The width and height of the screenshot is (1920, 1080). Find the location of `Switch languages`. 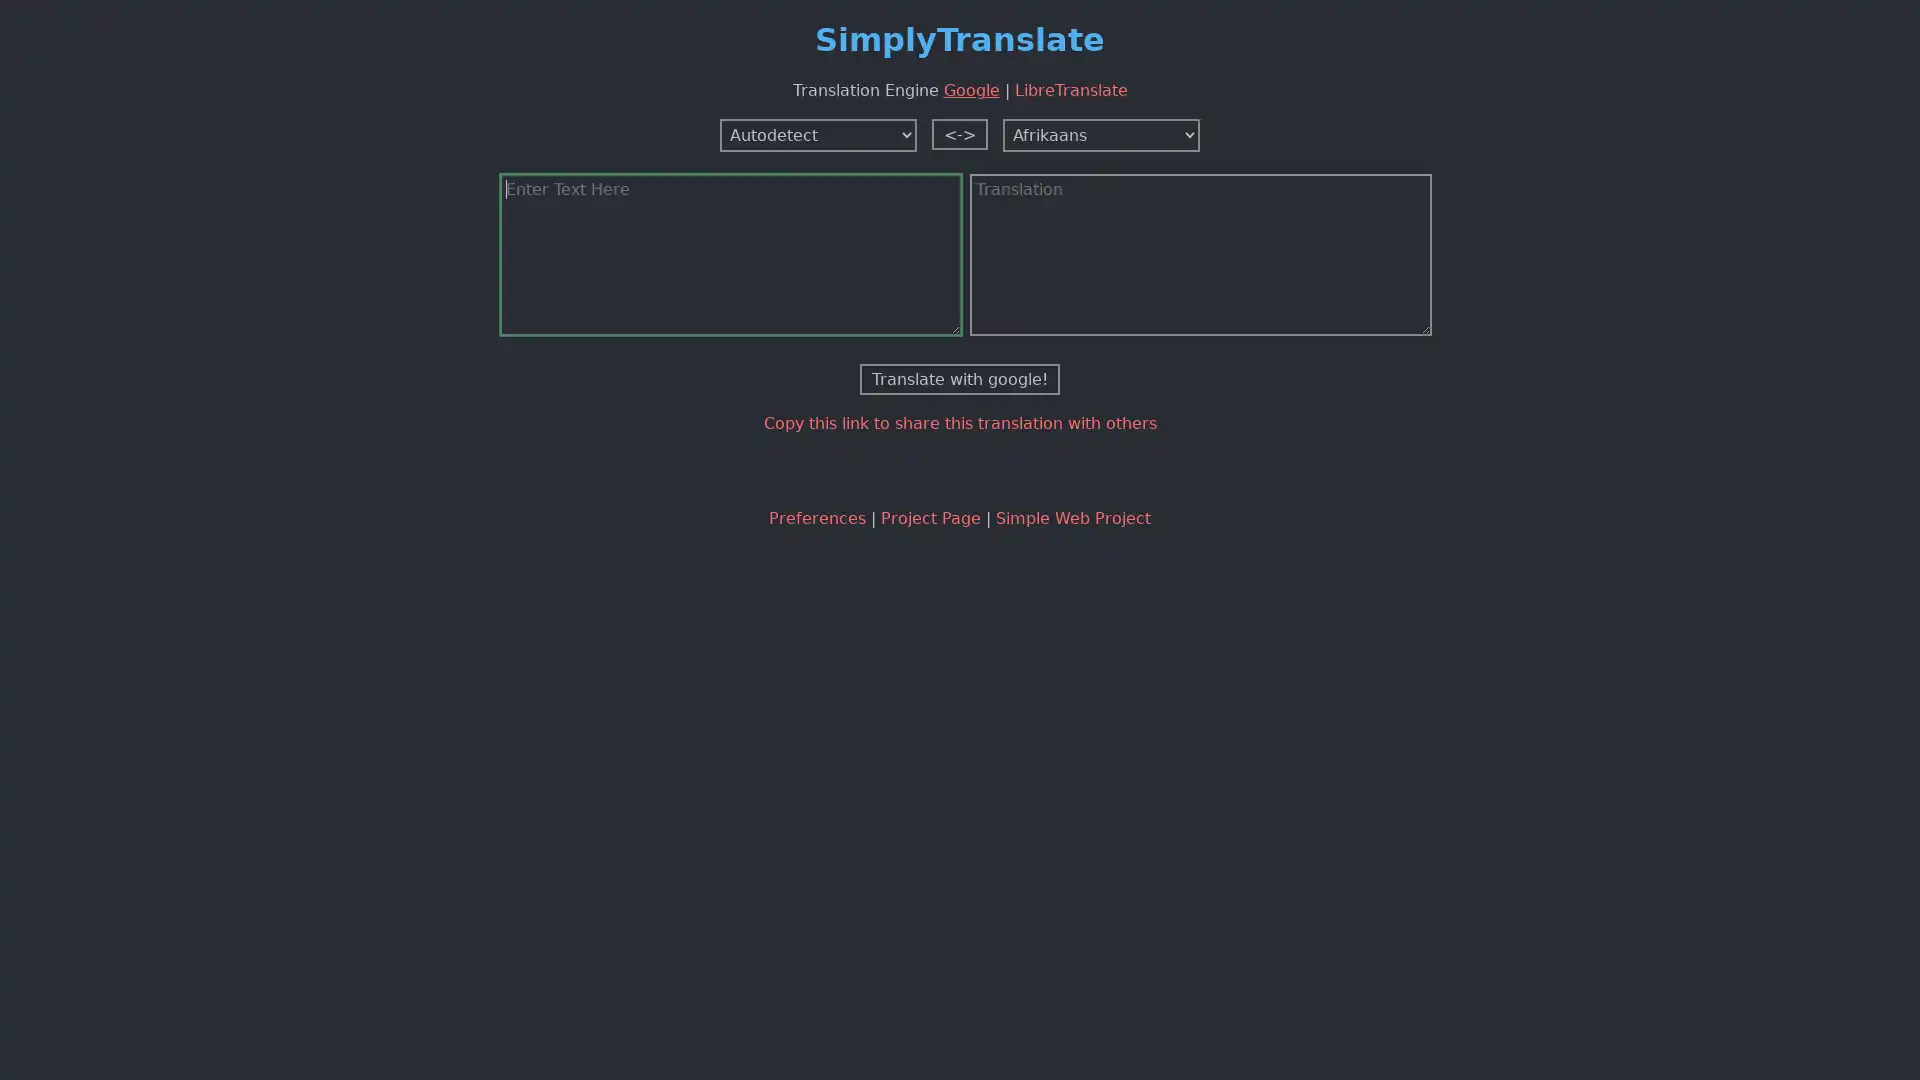

Switch languages is located at coordinates (960, 133).